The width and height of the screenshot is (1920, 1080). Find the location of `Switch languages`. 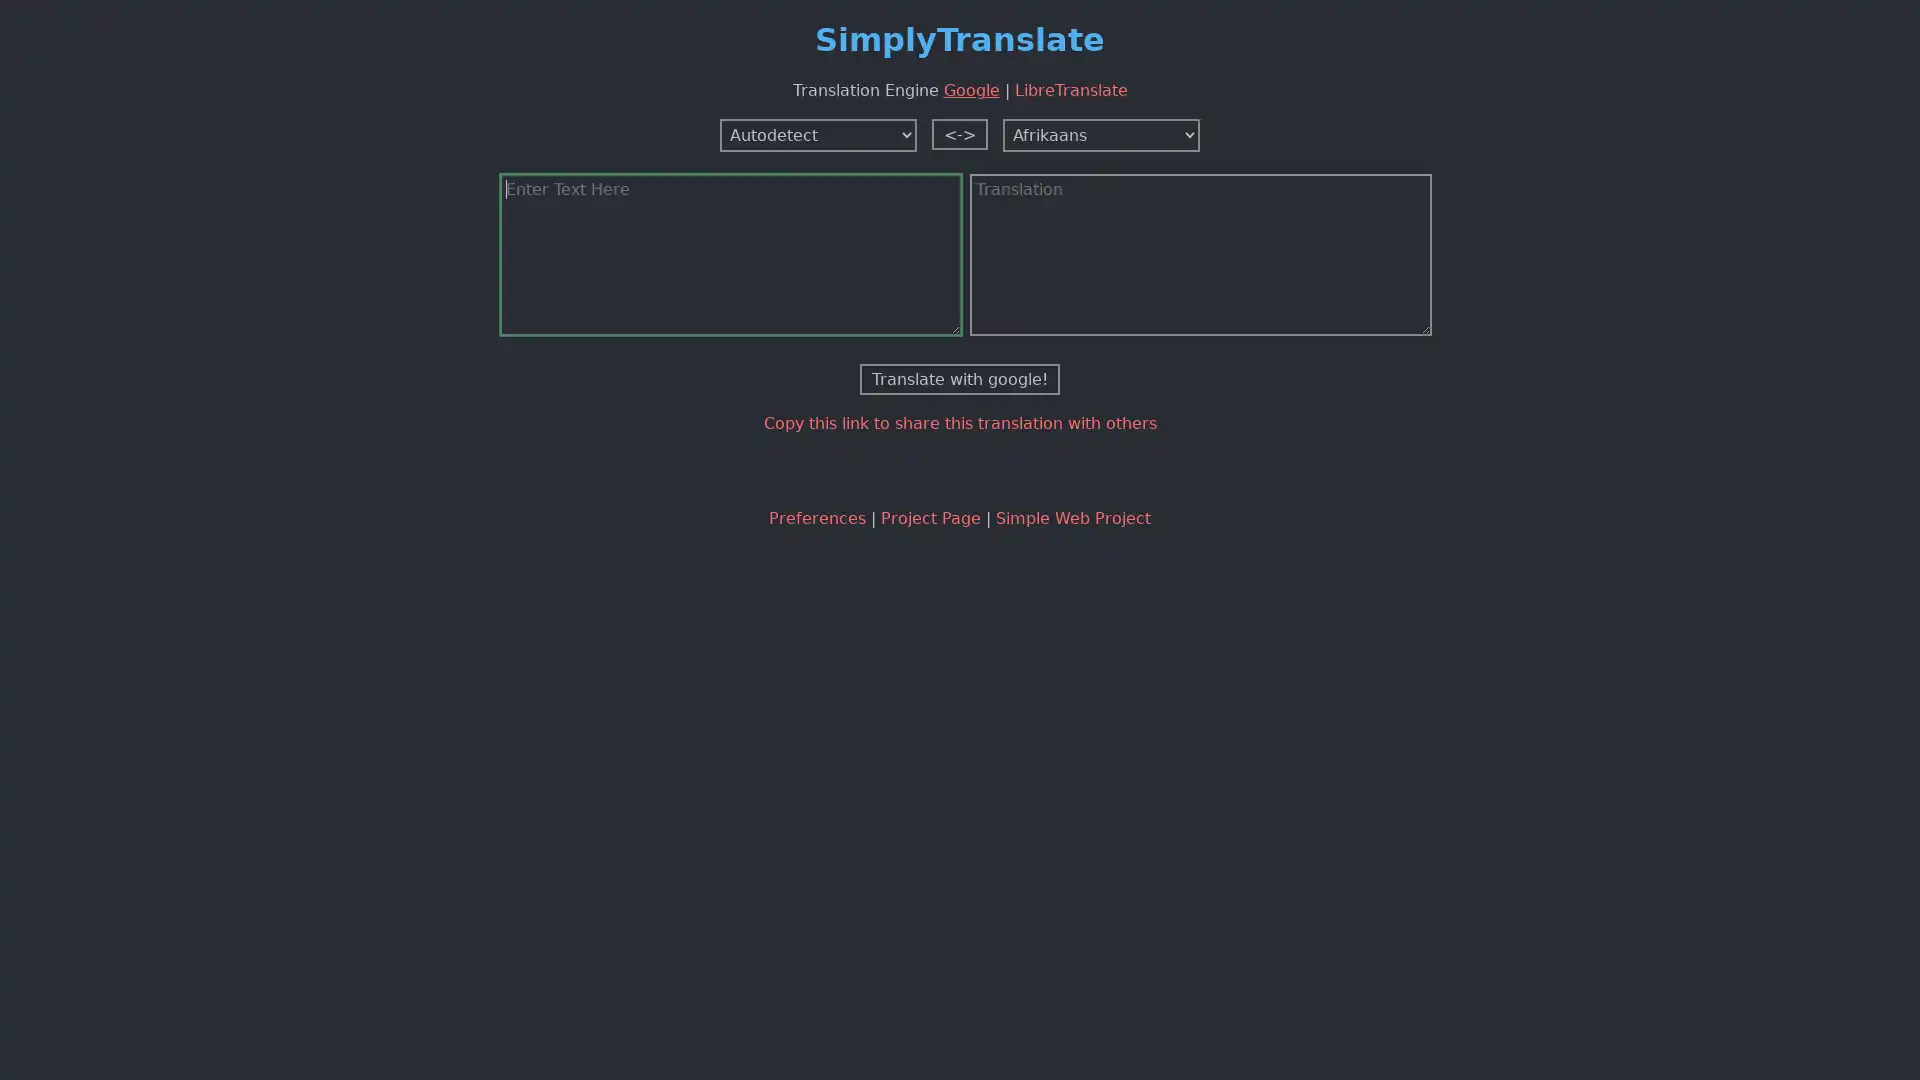

Switch languages is located at coordinates (960, 133).